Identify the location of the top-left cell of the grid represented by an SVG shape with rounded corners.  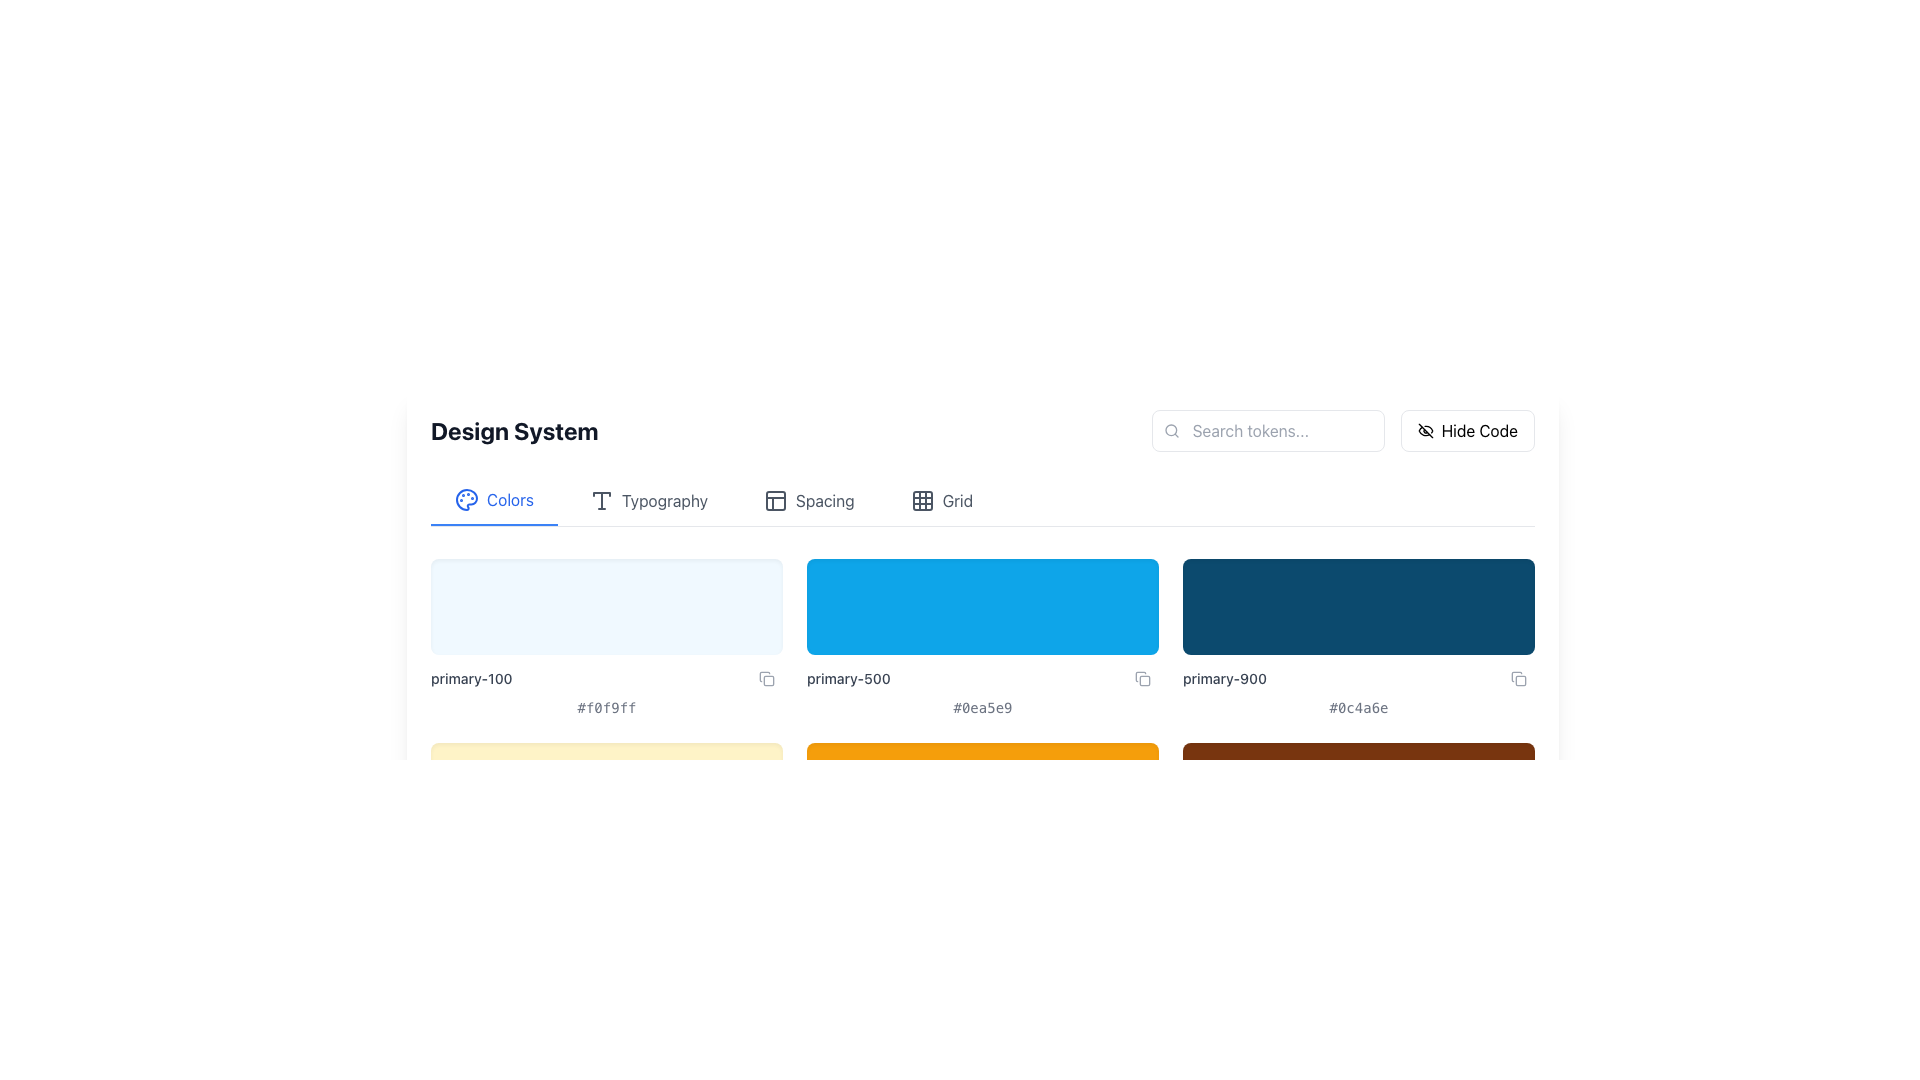
(921, 500).